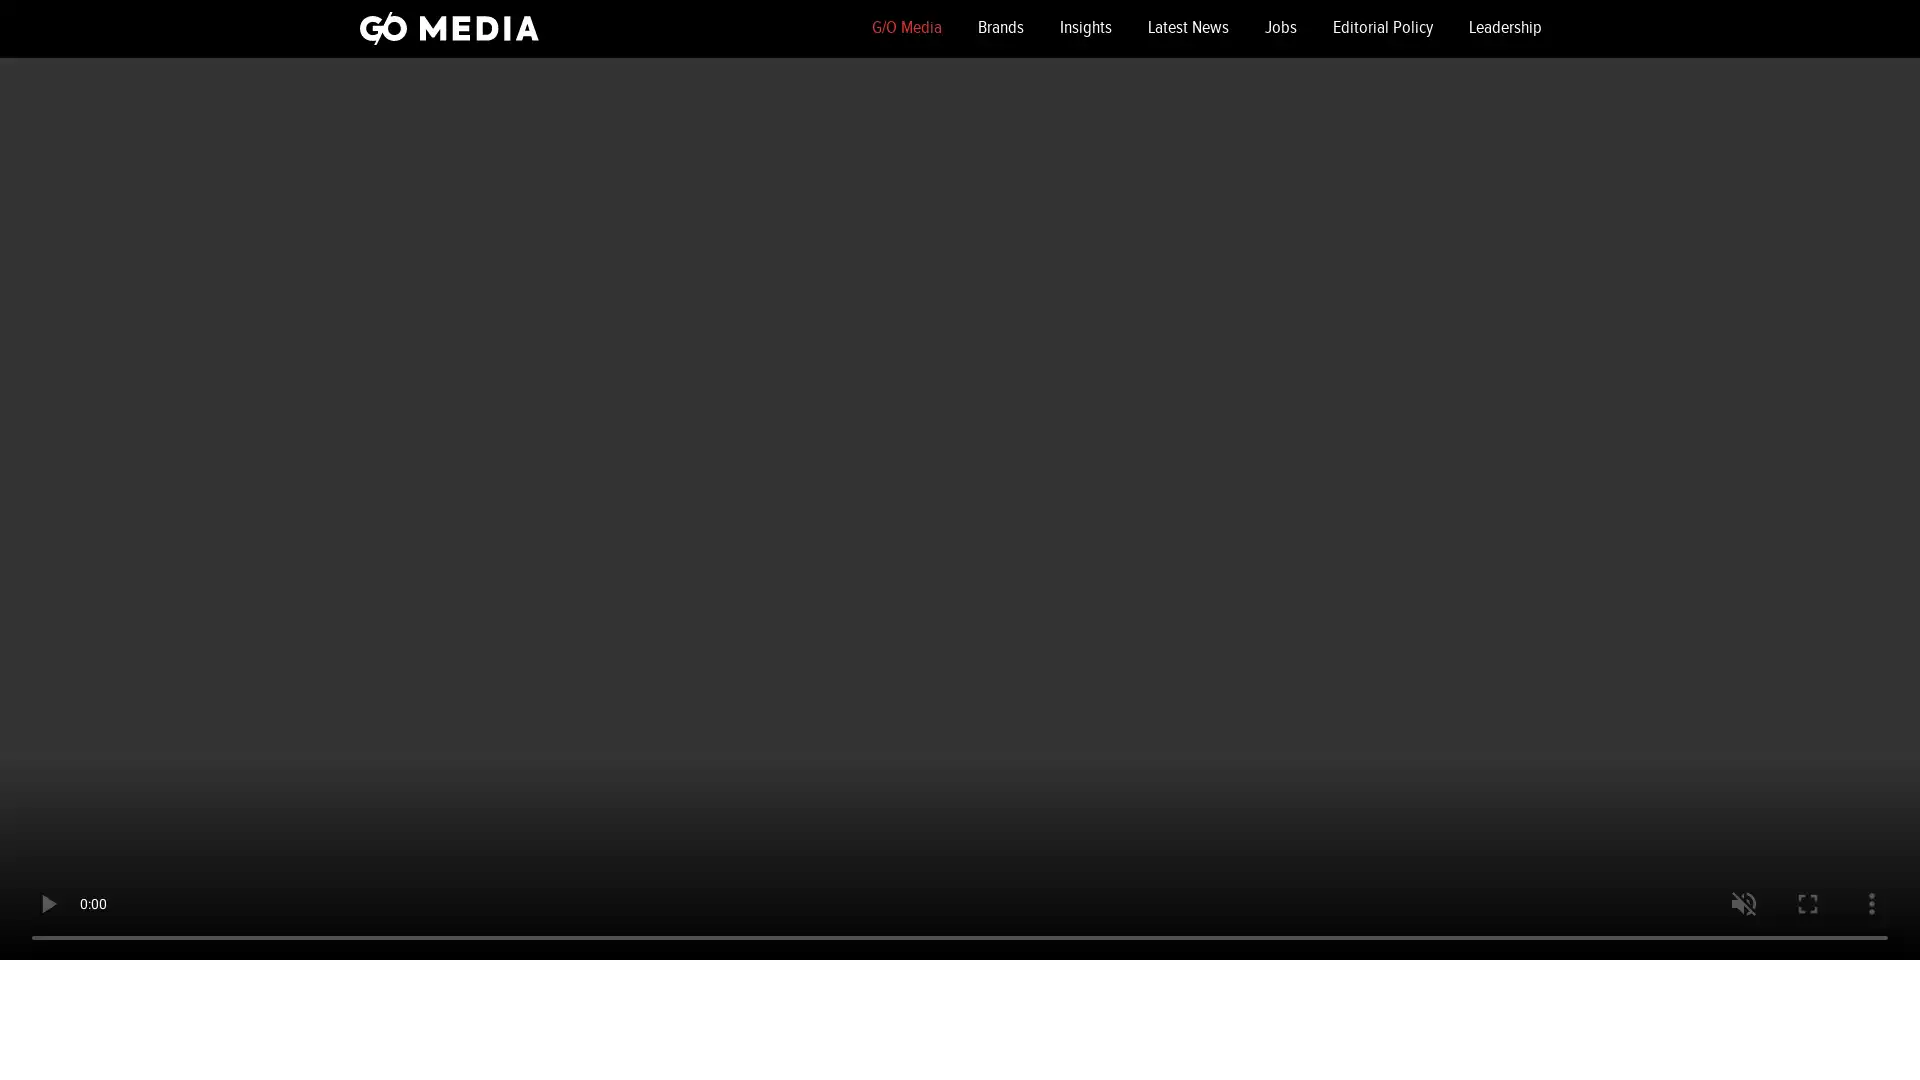  What do you see at coordinates (48, 903) in the screenshot?
I see `play` at bounding box center [48, 903].